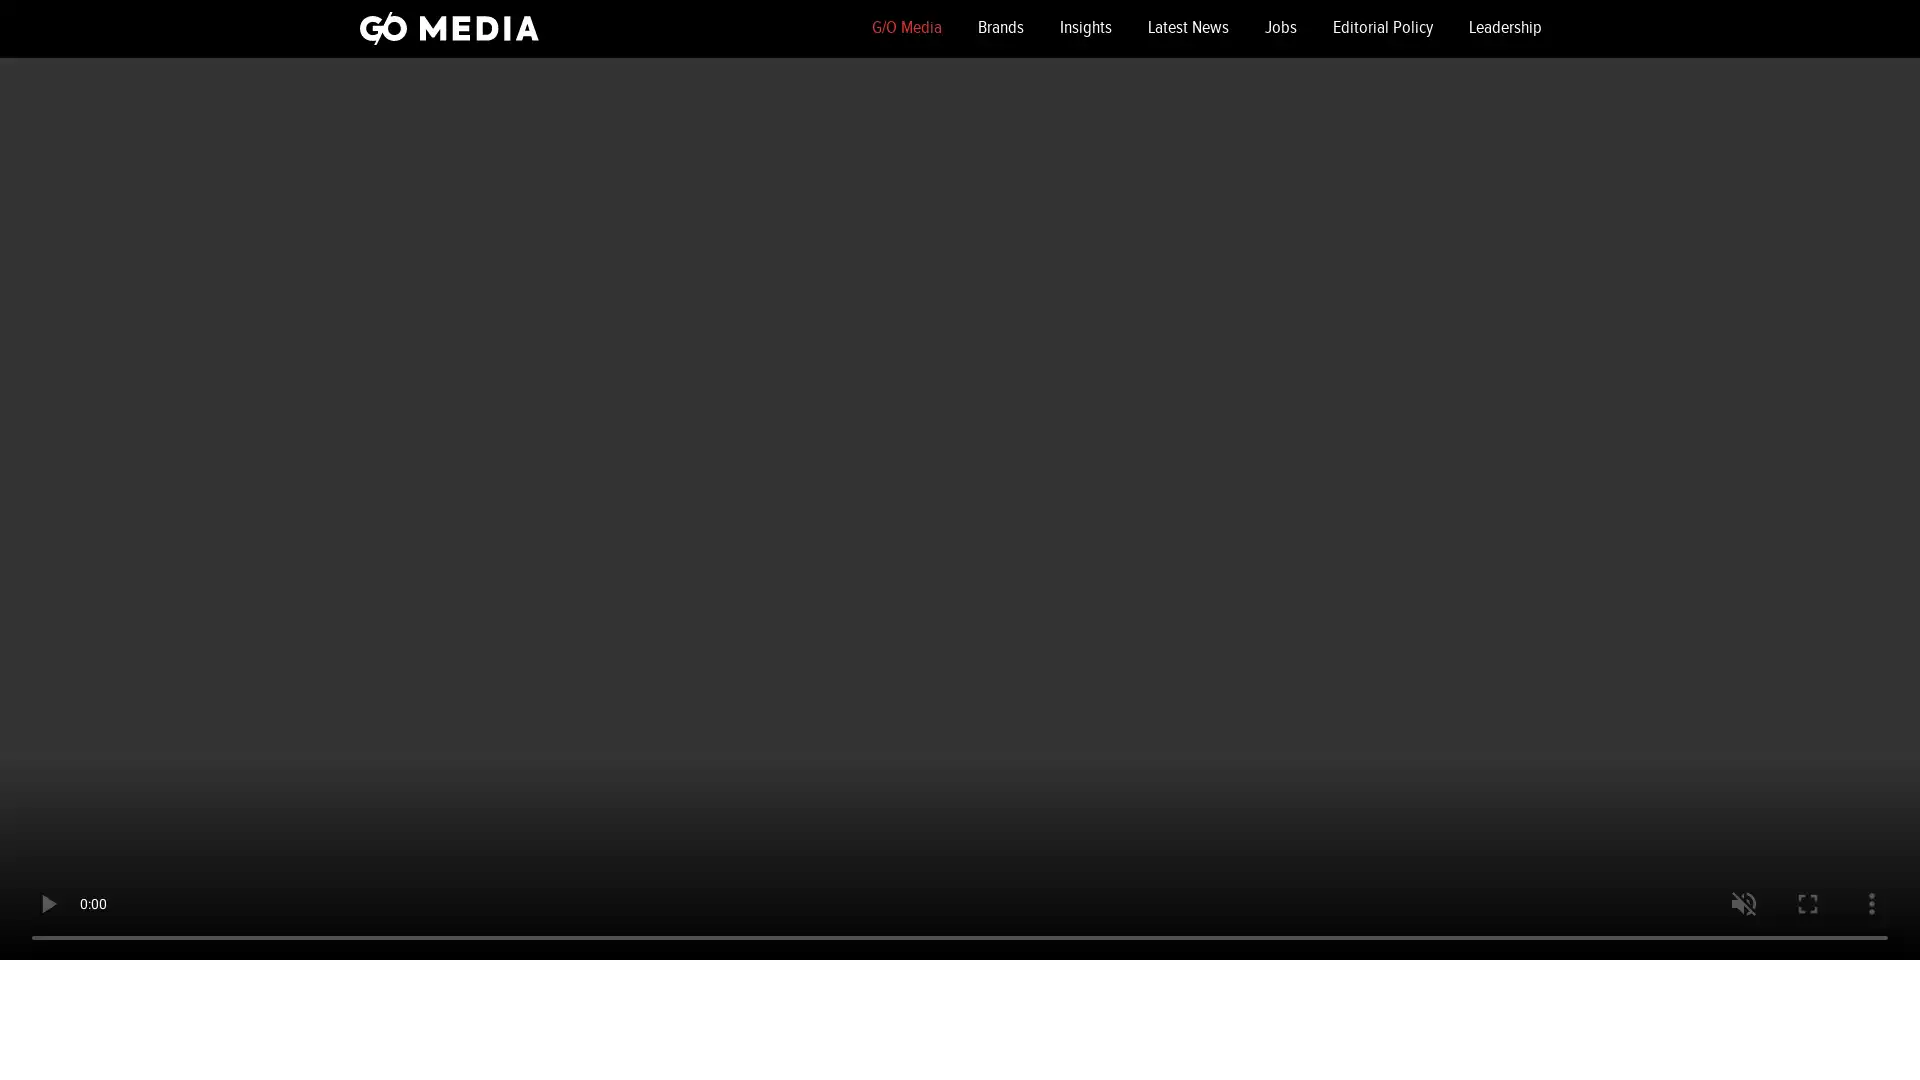  What do you see at coordinates (48, 903) in the screenshot?
I see `play` at bounding box center [48, 903].